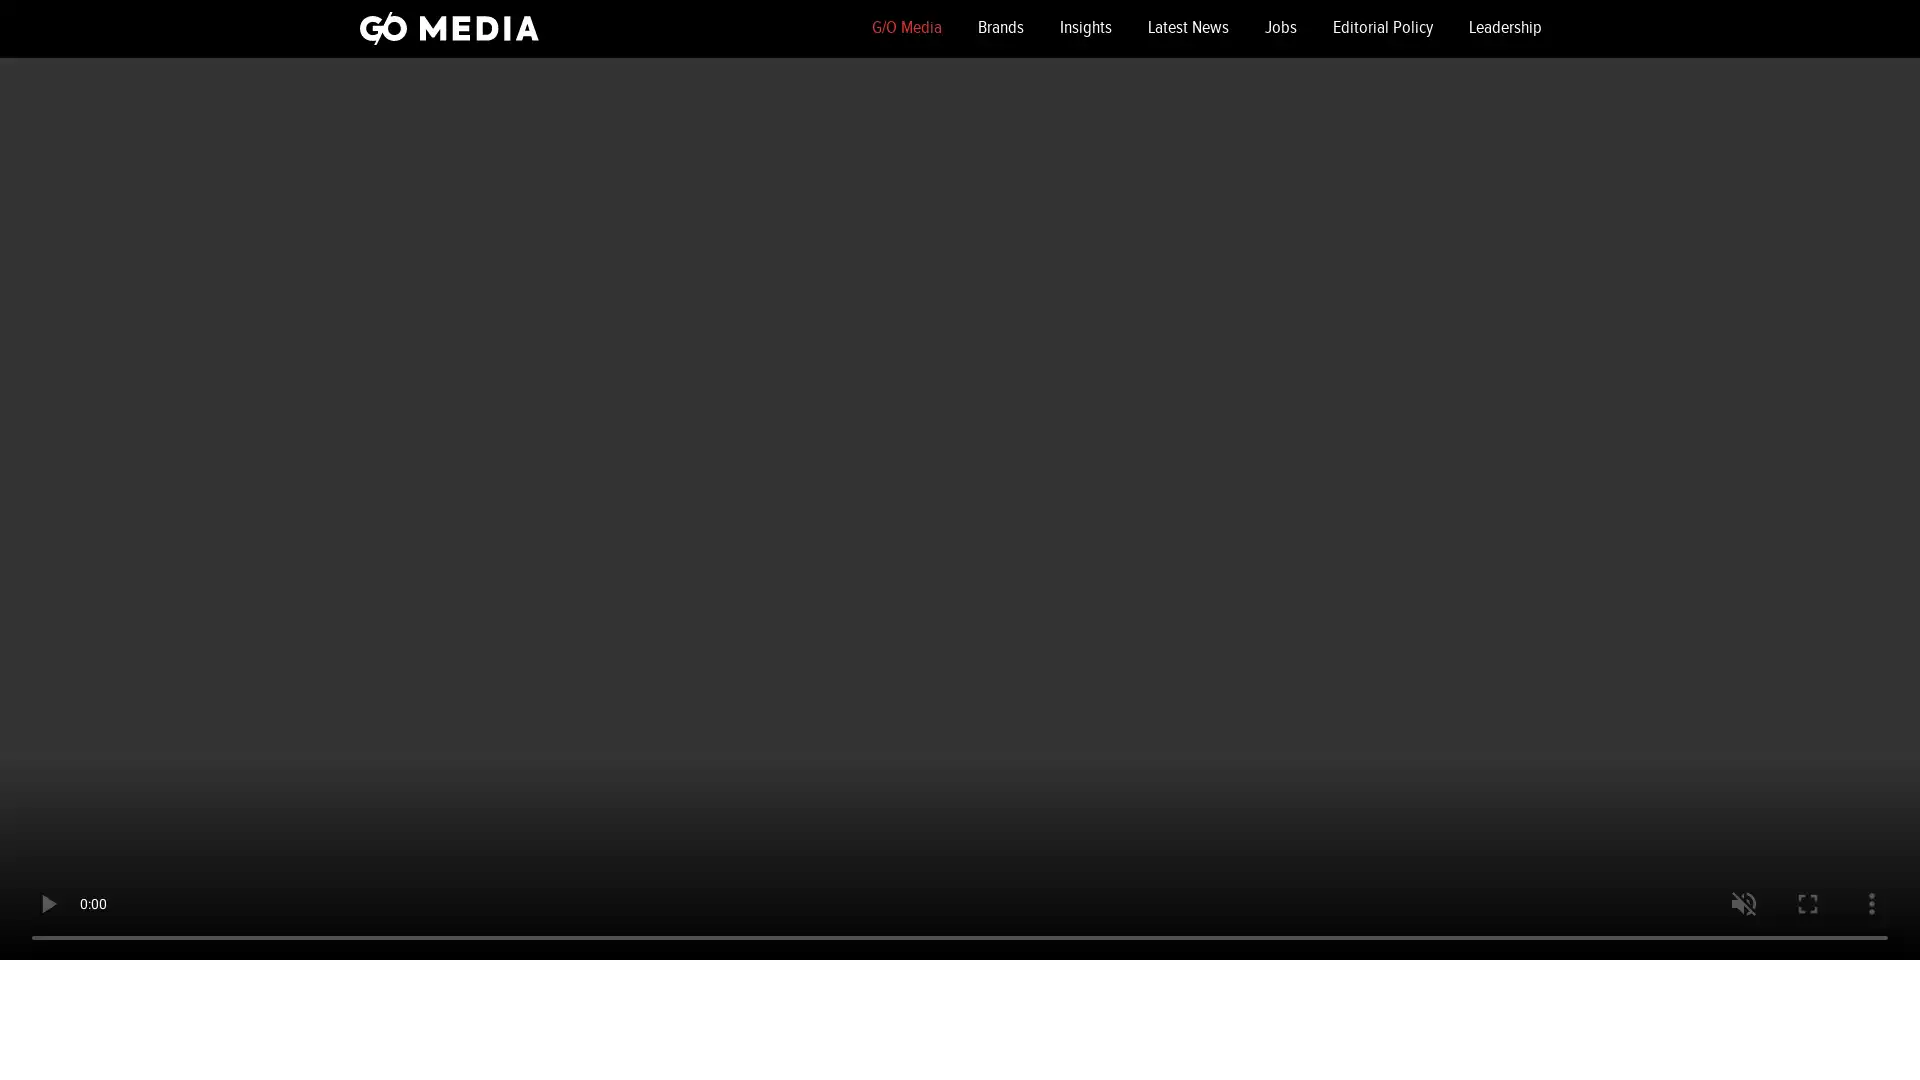  What do you see at coordinates (48, 903) in the screenshot?
I see `play` at bounding box center [48, 903].